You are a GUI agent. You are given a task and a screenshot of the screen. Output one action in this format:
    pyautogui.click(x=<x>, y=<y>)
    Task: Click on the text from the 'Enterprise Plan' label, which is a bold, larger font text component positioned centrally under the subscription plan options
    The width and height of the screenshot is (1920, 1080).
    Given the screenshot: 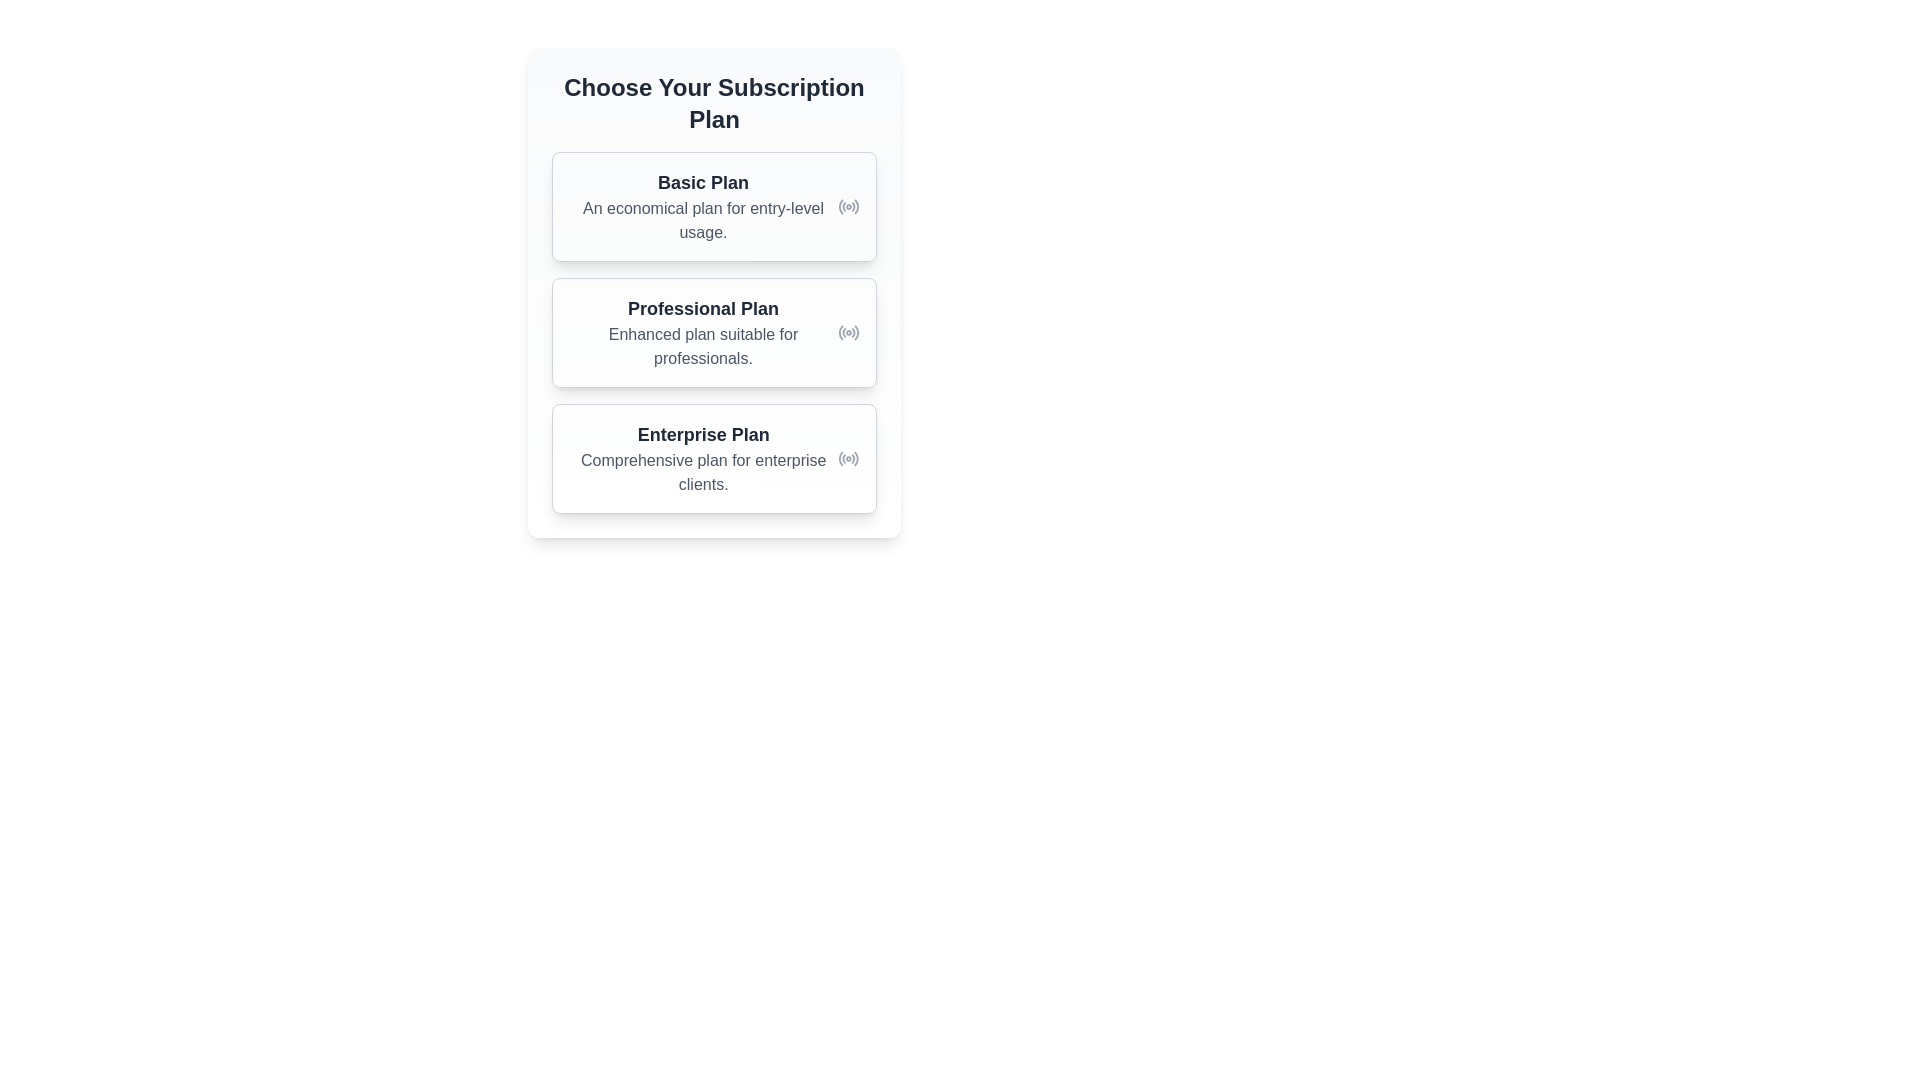 What is the action you would take?
    pyautogui.click(x=703, y=434)
    